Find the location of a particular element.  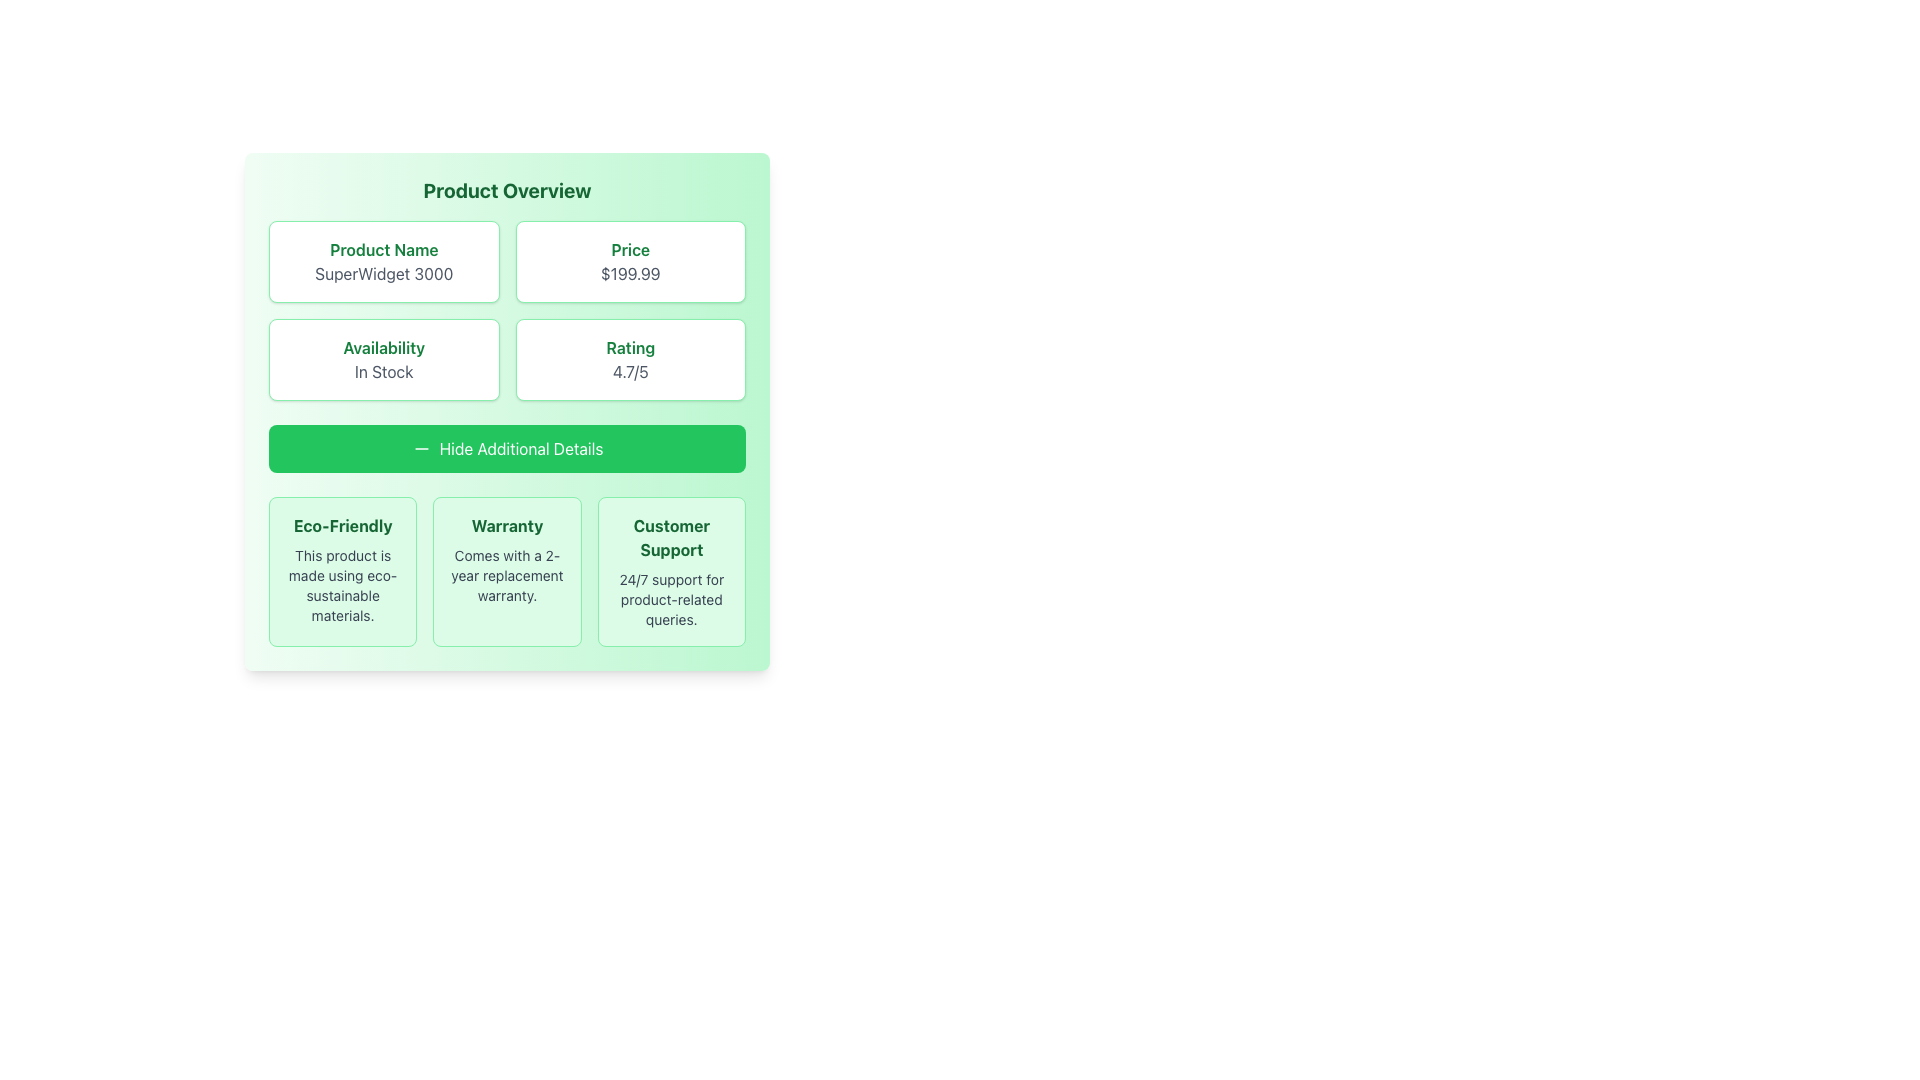

the Information display box that indicates the availability status of a product, located under the 'Product Overview' header in the grid layout is located at coordinates (384, 358).